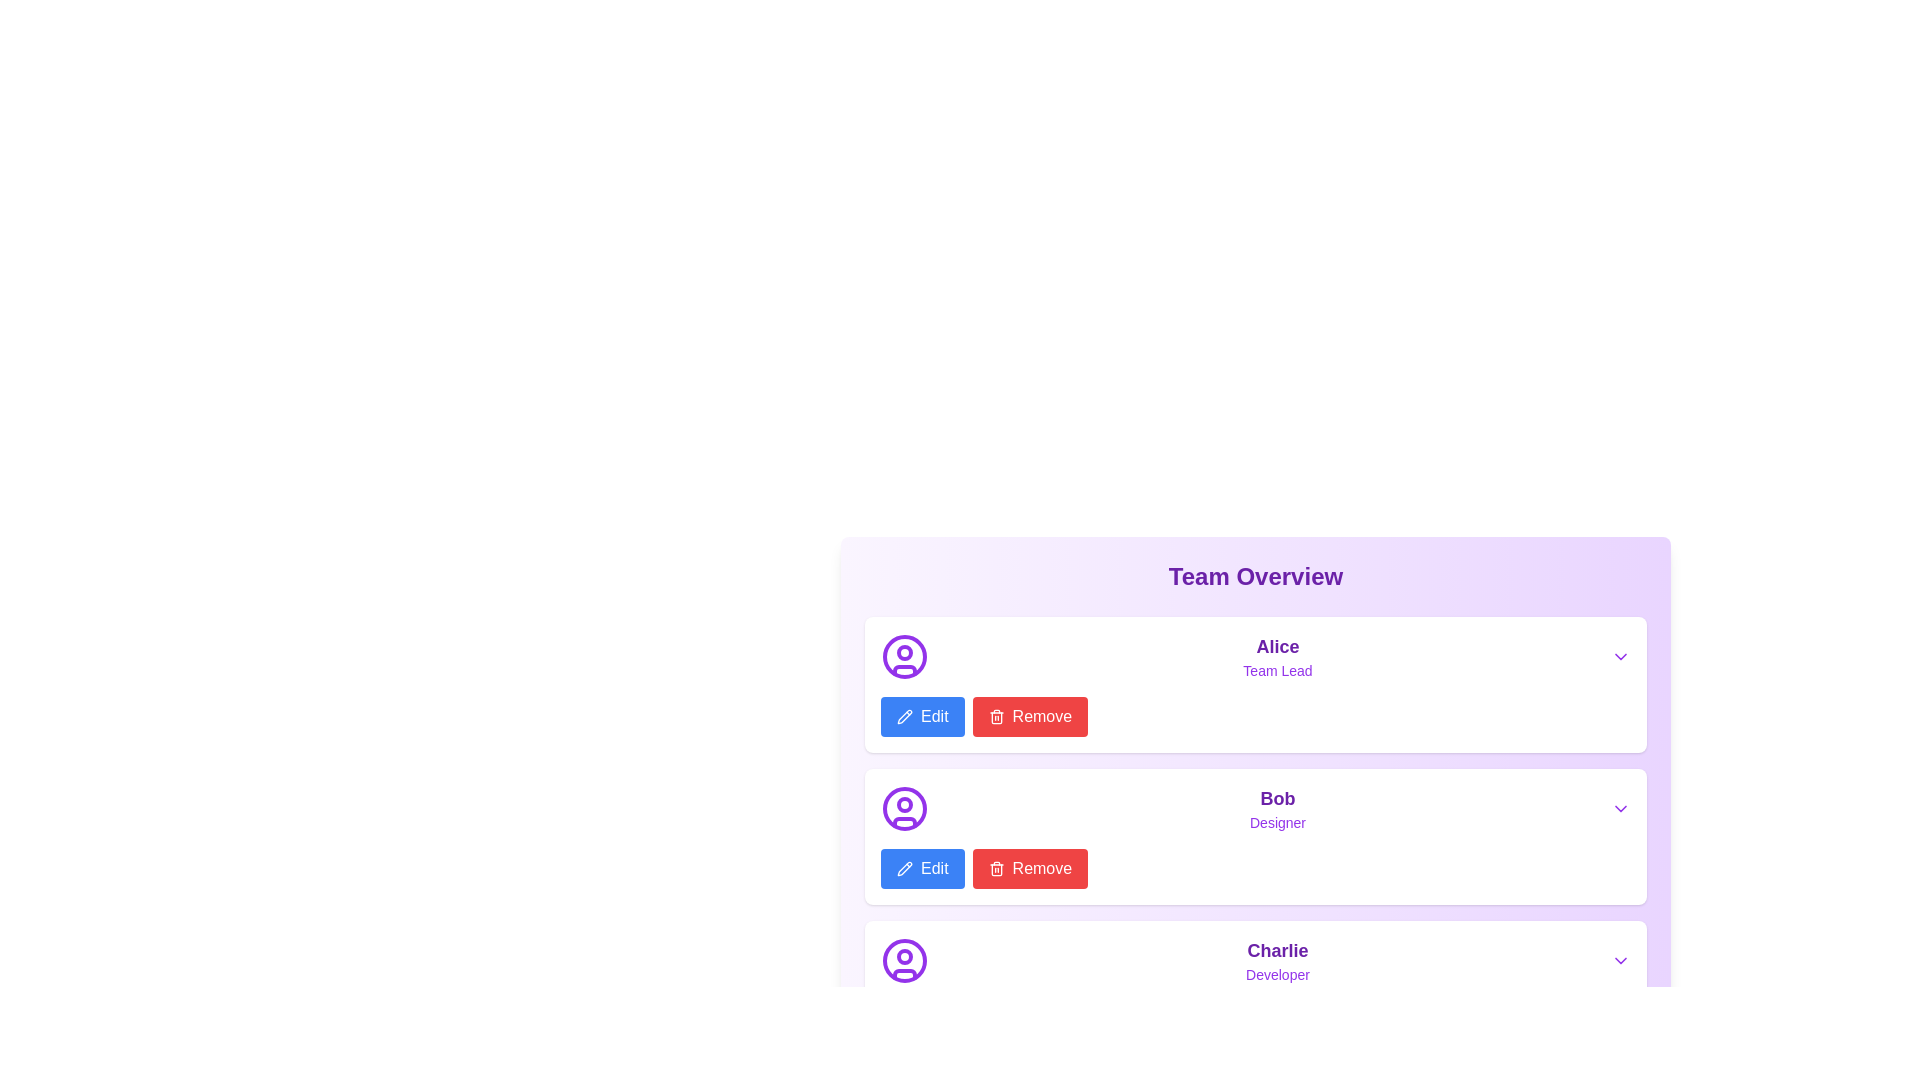 Image resolution: width=1920 pixels, height=1080 pixels. Describe the element at coordinates (904, 867) in the screenshot. I see `the 'Edit' icon located adjacent to the blue 'Edit' button for the second user entry, 'Bob', in the 'Team Overview' section to invoke edit functionality` at that location.